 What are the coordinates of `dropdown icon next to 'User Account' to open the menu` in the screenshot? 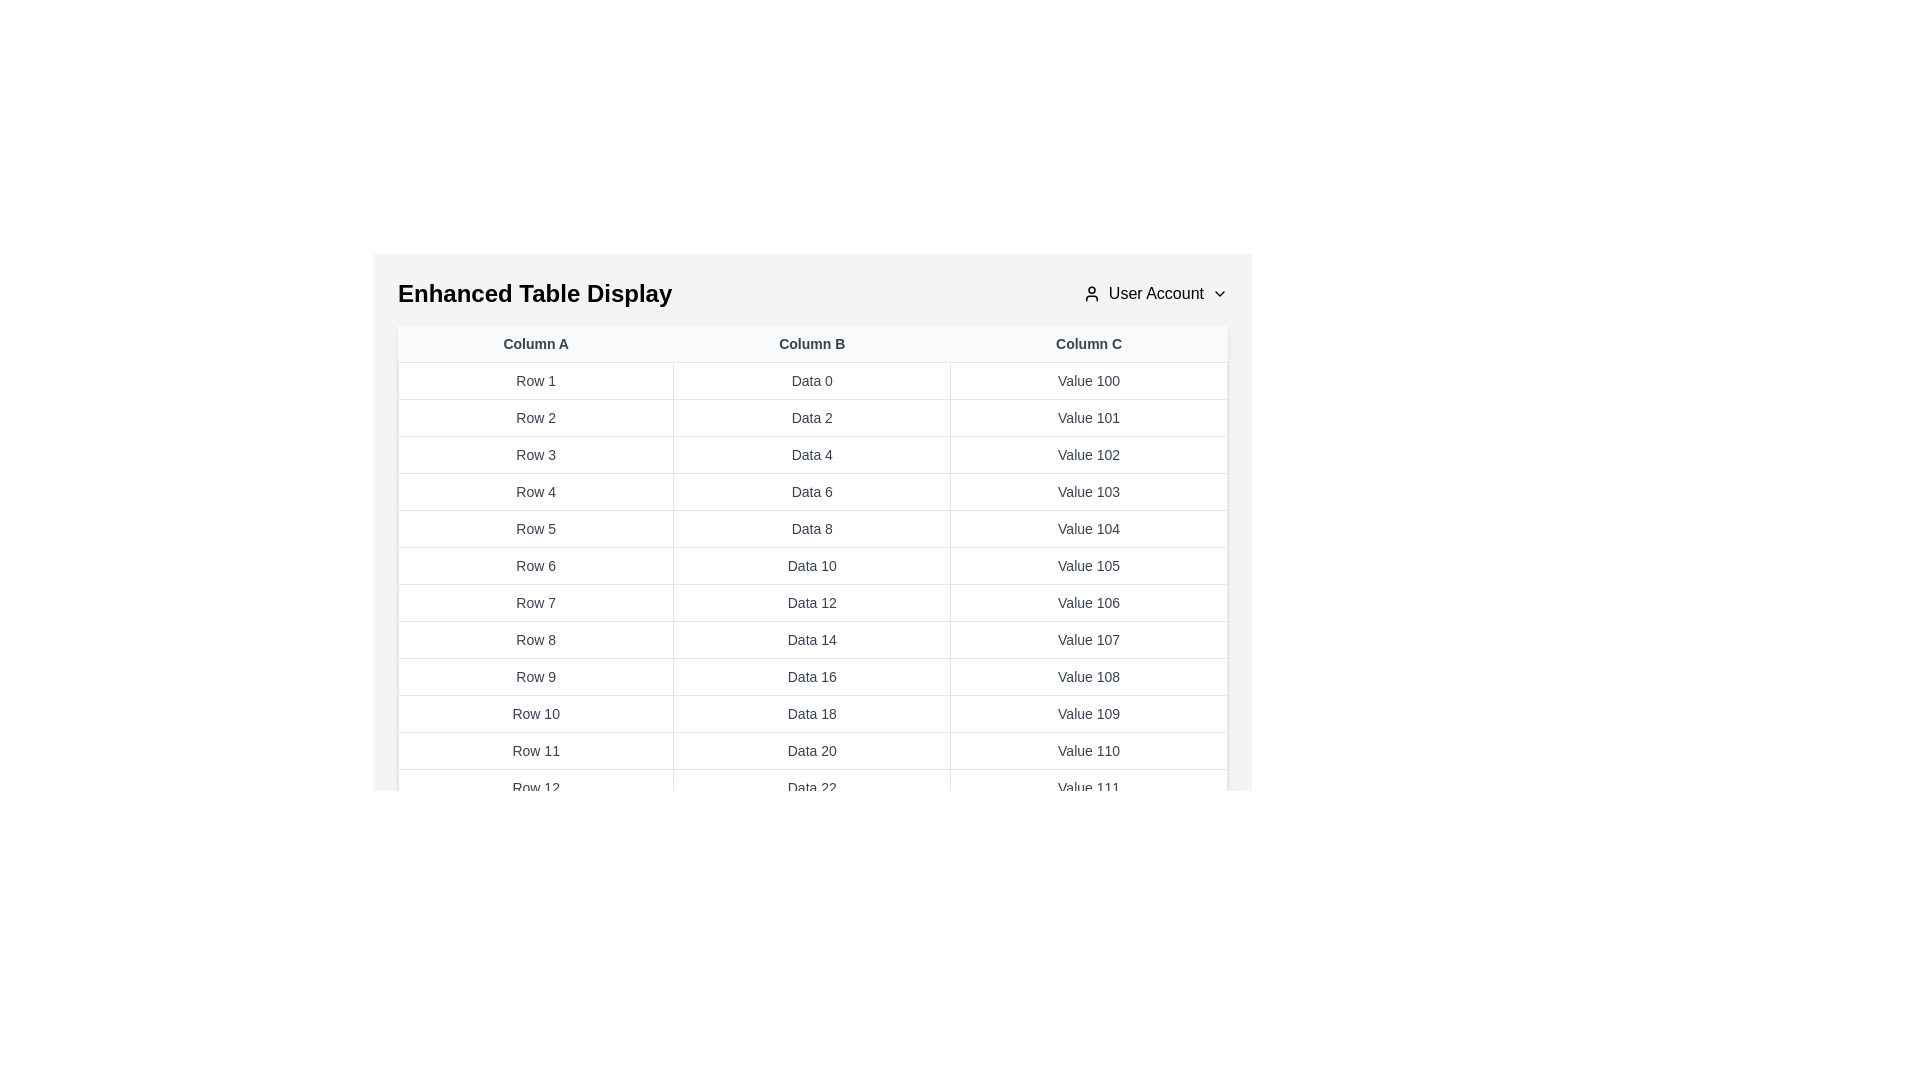 It's located at (1218, 293).